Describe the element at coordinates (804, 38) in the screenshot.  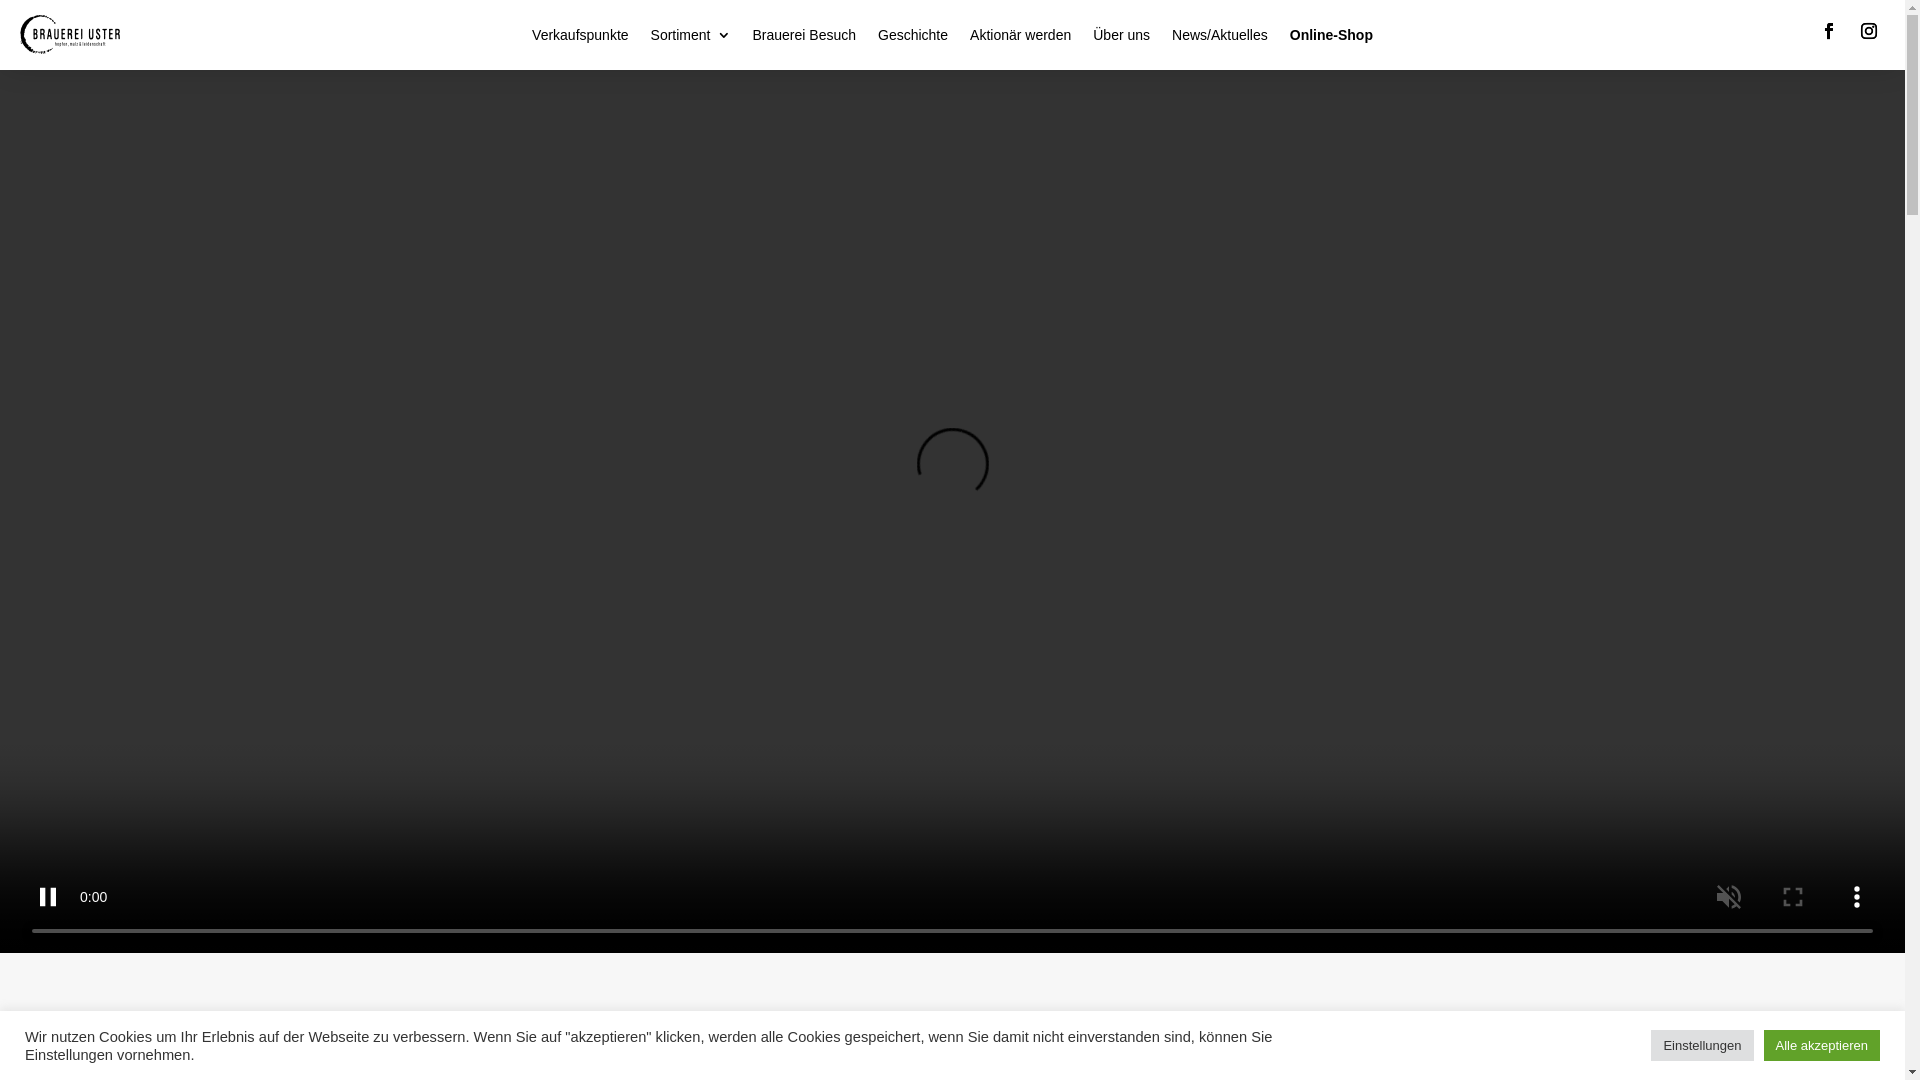
I see `'Brauerei Besuch'` at that location.